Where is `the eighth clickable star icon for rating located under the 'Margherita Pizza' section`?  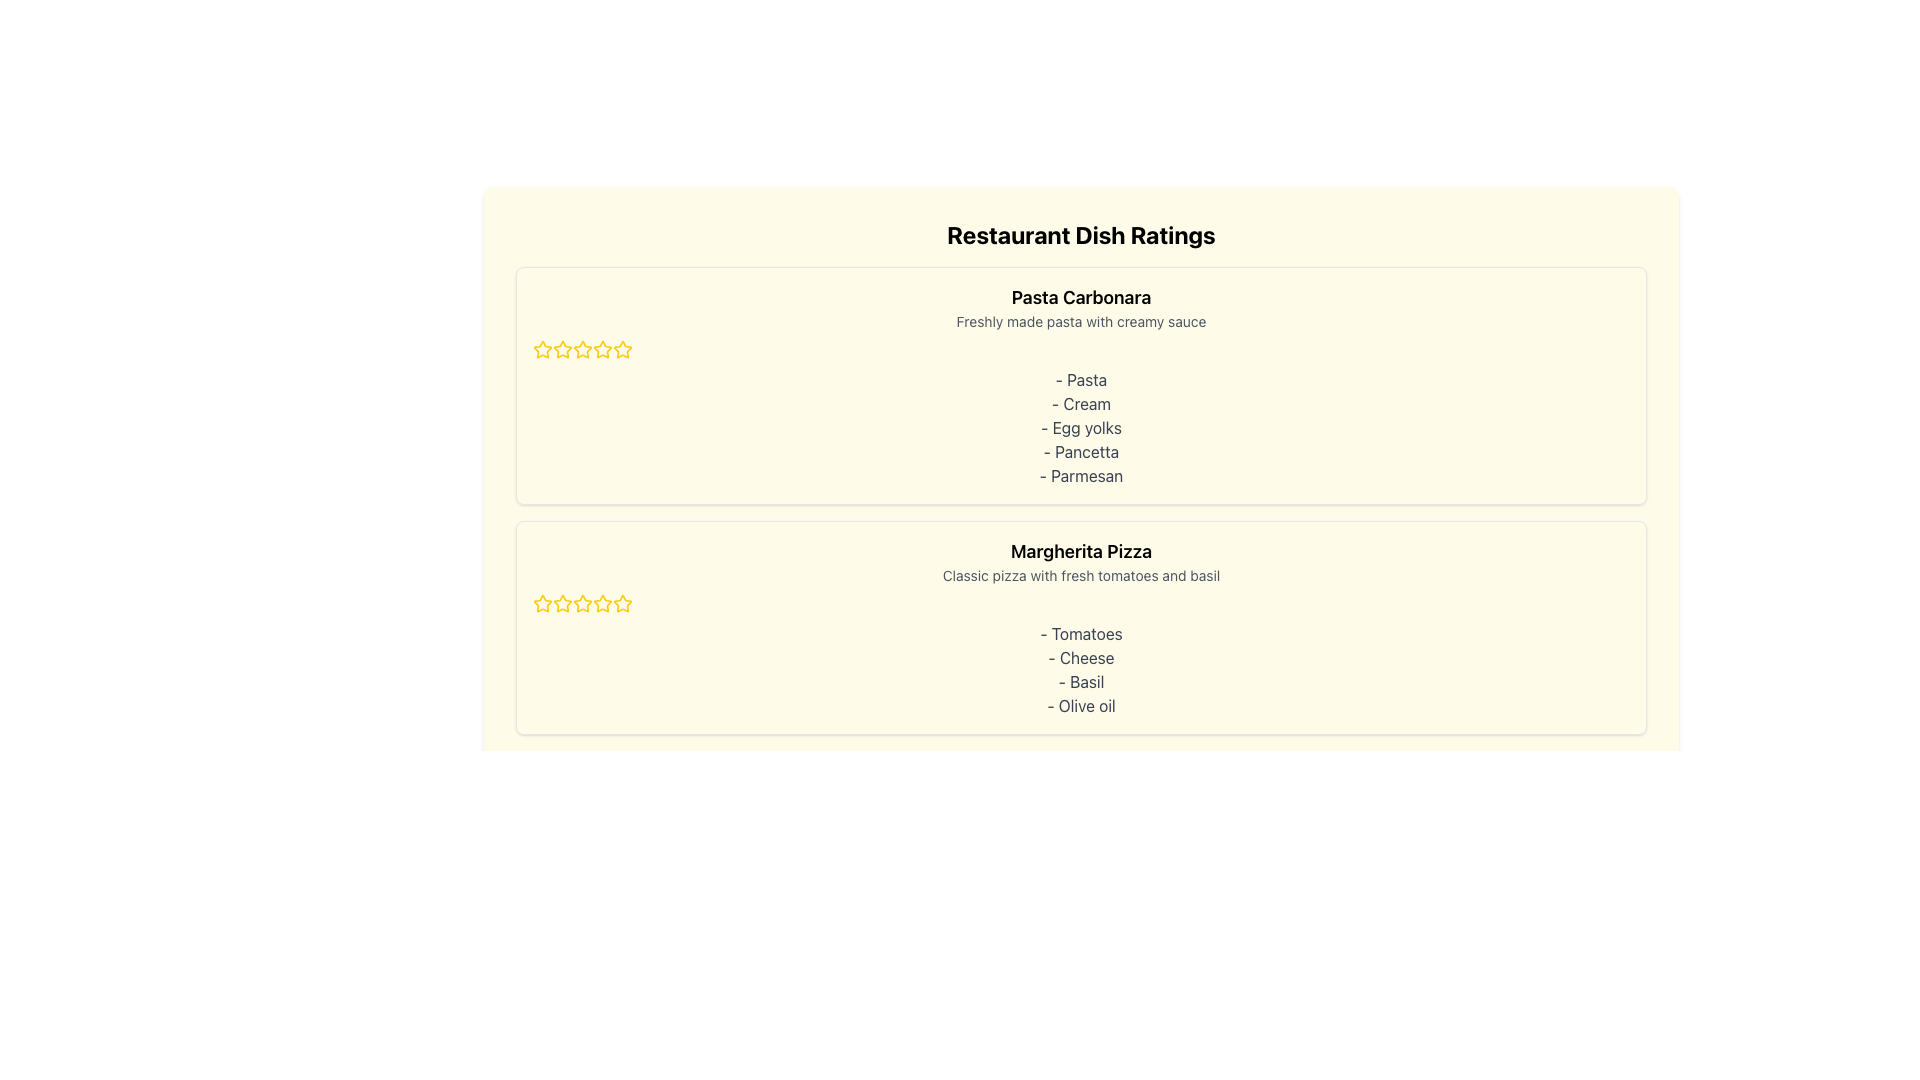
the eighth clickable star icon for rating located under the 'Margherita Pizza' section is located at coordinates (622, 603).